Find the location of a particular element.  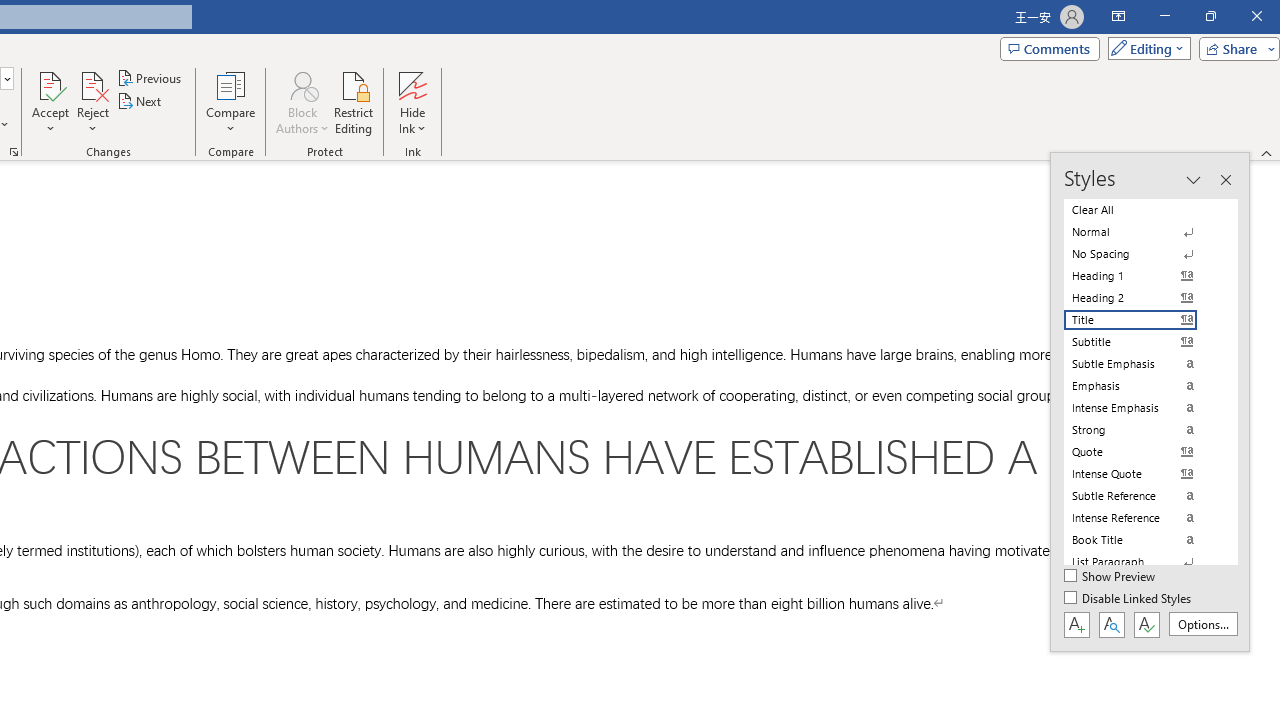

'Change Tracking Options...' is located at coordinates (14, 150).